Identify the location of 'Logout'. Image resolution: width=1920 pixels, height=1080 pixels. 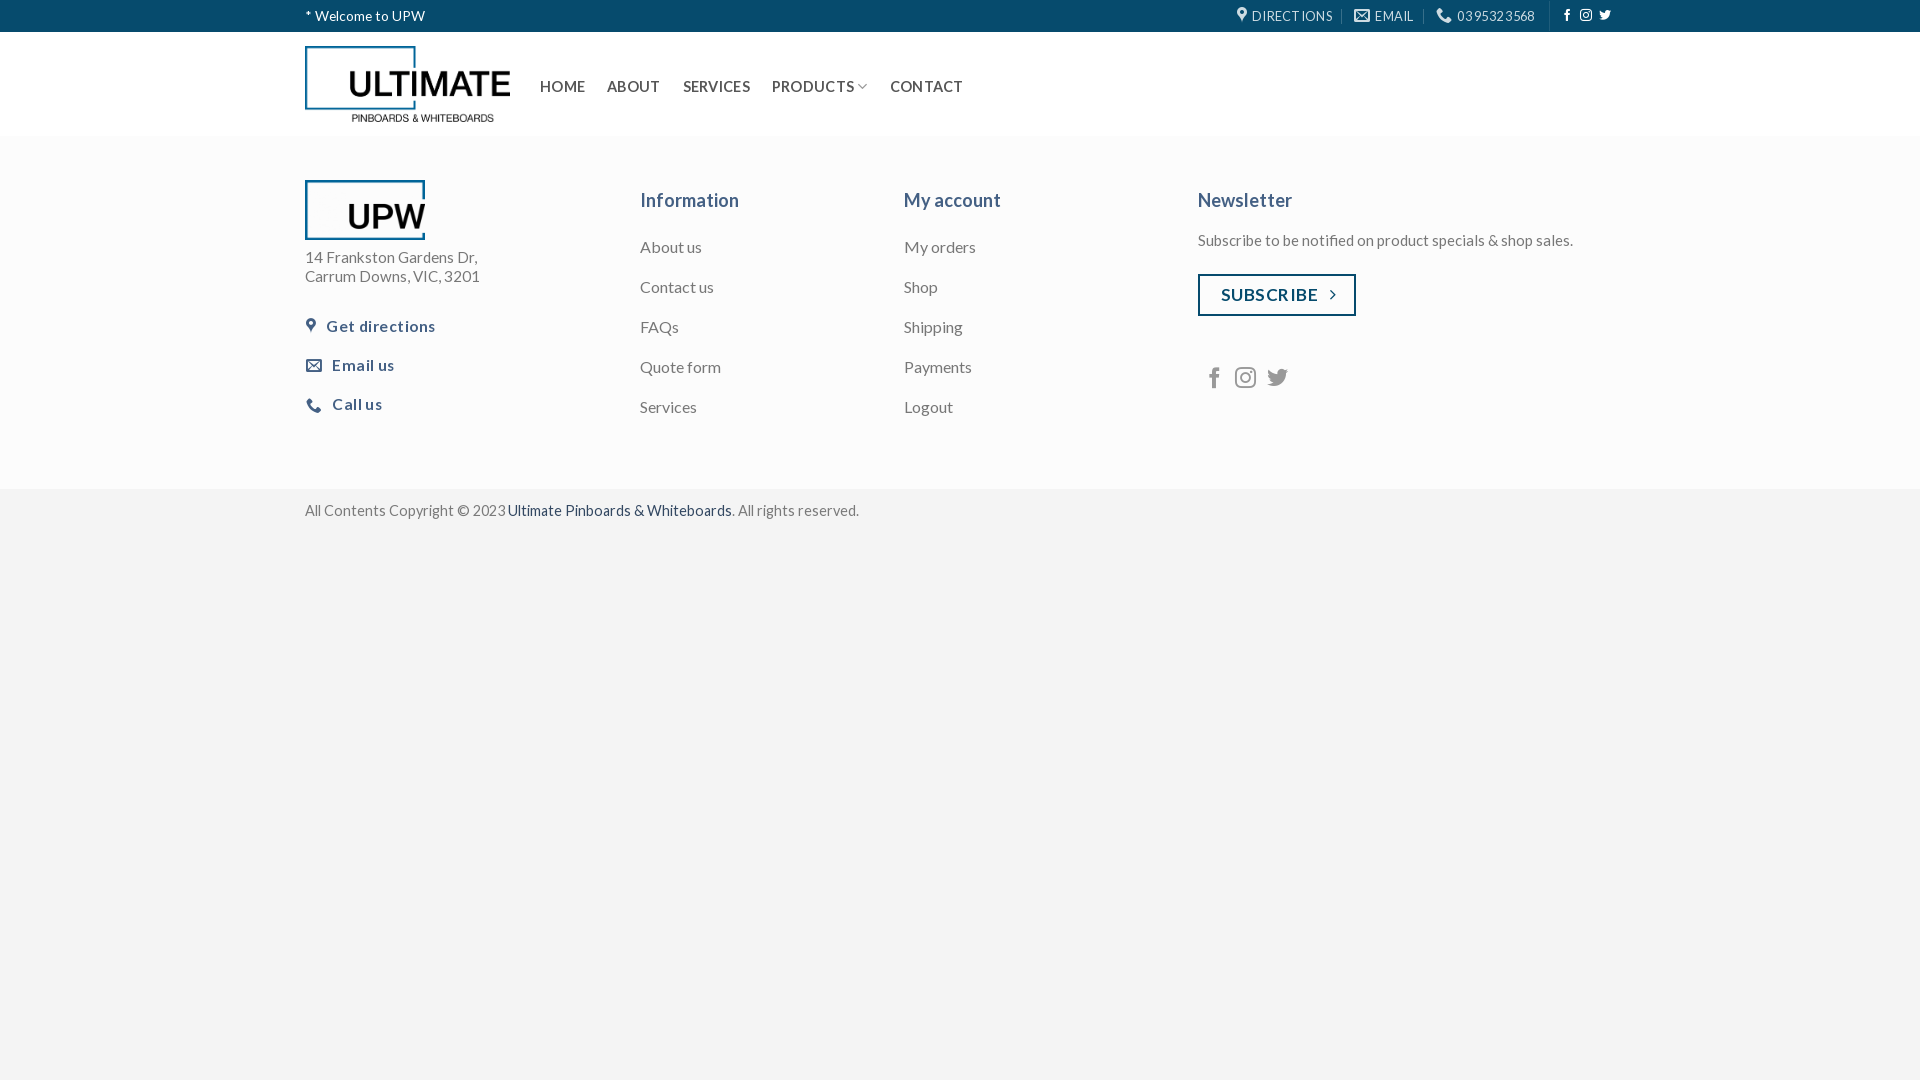
(1036, 407).